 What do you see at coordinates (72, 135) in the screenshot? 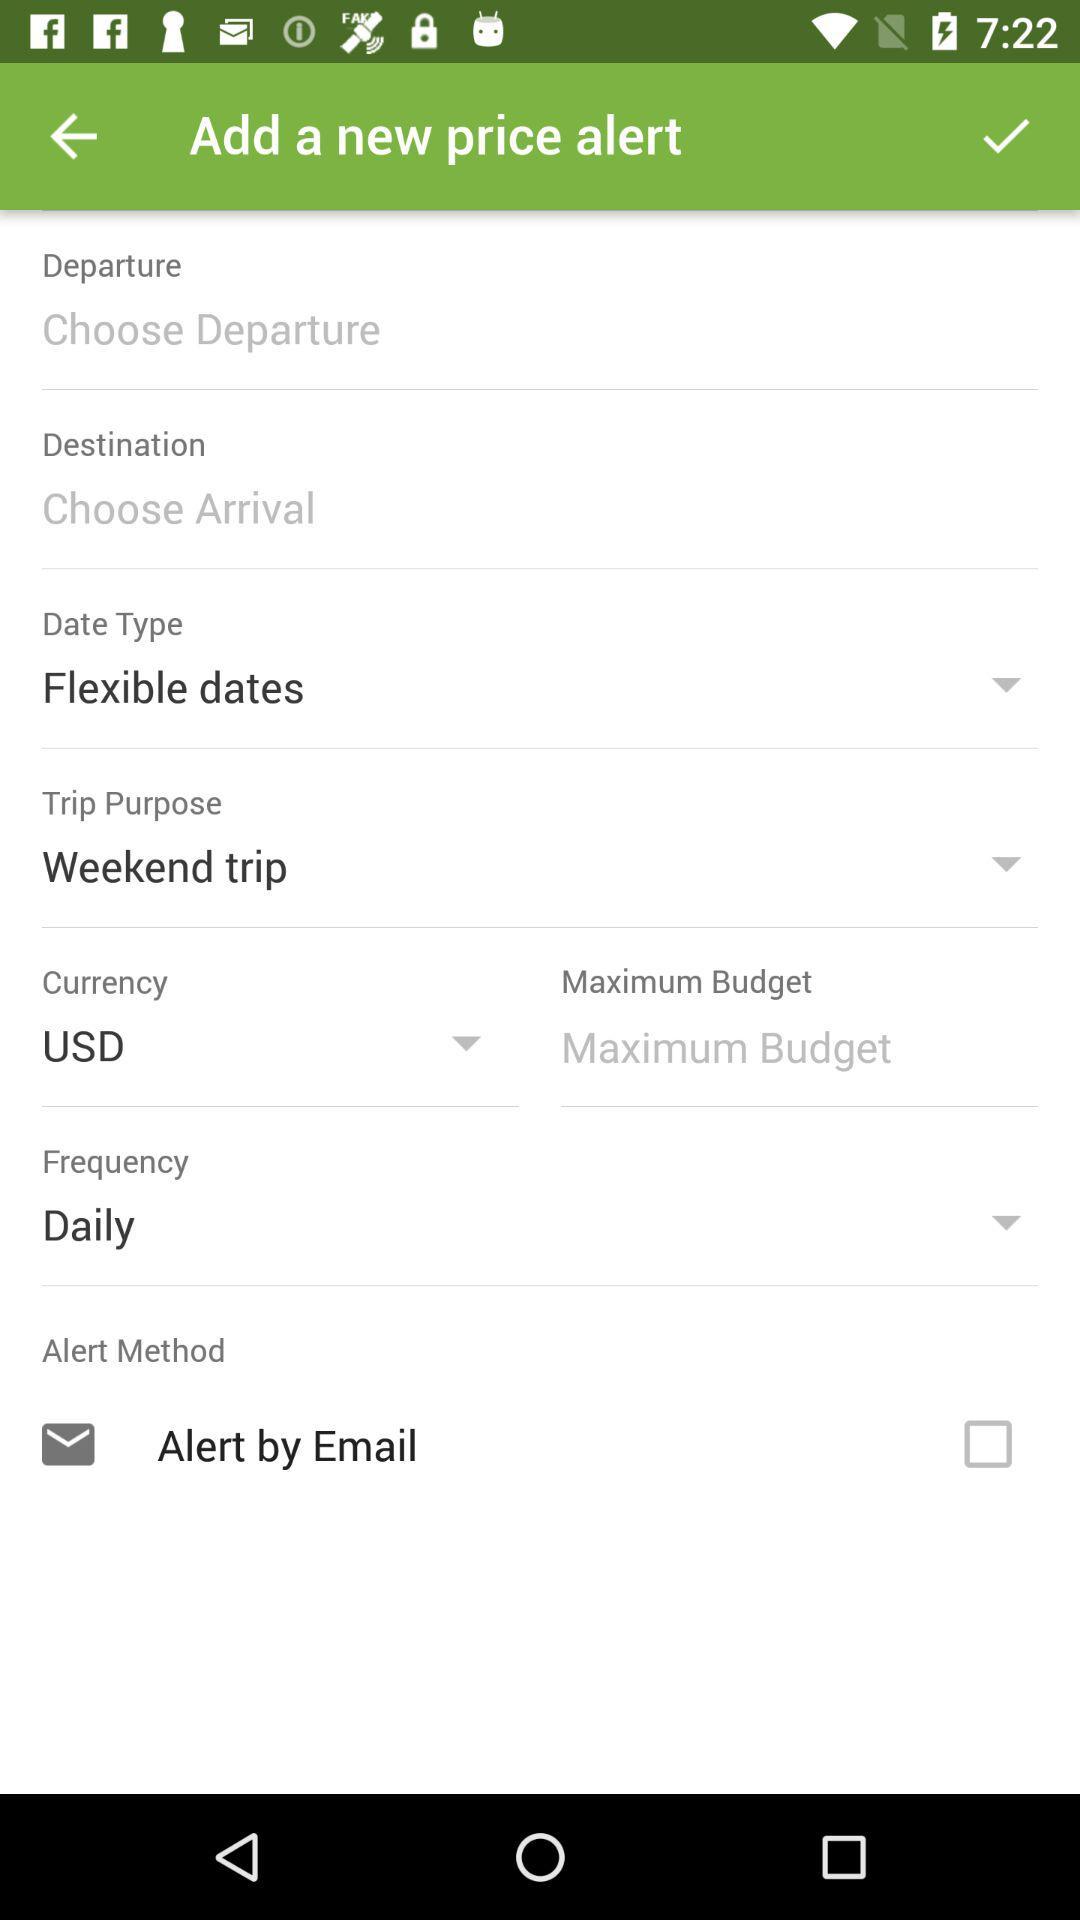
I see `the arrow_backward icon` at bounding box center [72, 135].